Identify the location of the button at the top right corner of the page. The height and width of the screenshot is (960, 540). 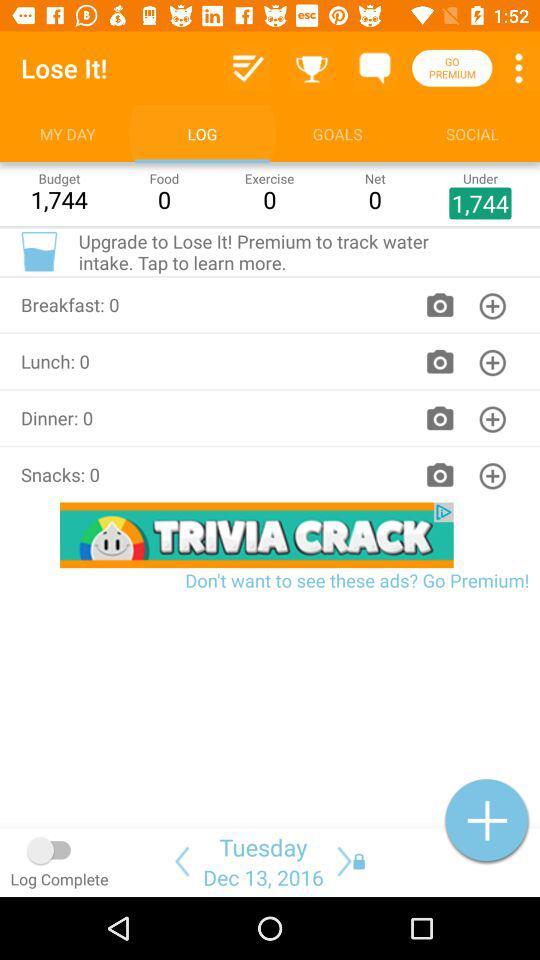
(518, 67).